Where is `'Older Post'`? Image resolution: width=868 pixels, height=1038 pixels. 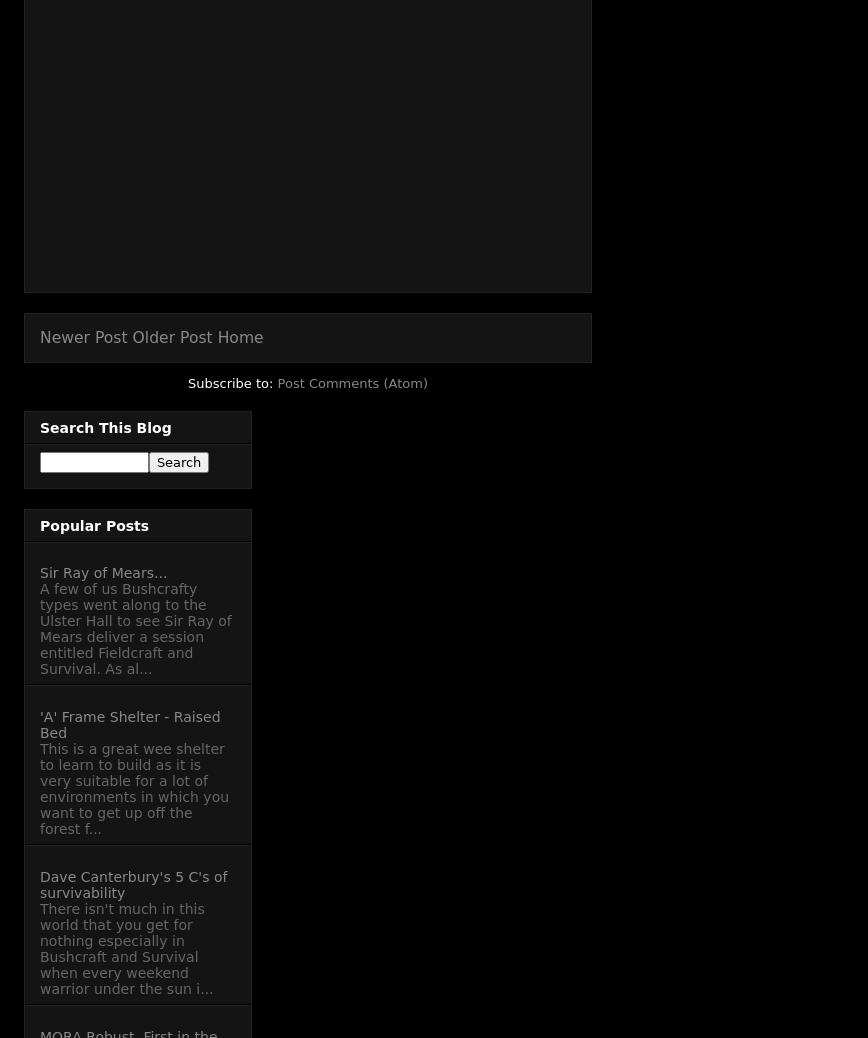 'Older Post' is located at coordinates (172, 337).